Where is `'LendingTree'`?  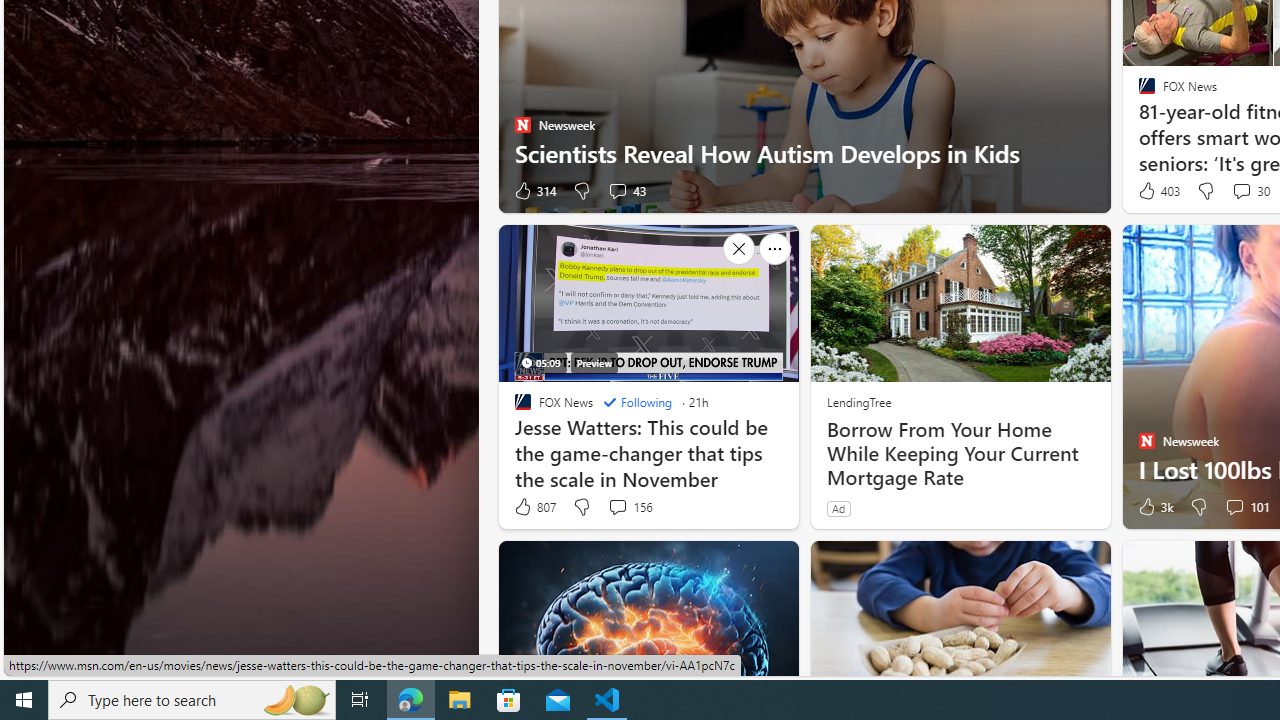
'LendingTree' is located at coordinates (858, 401).